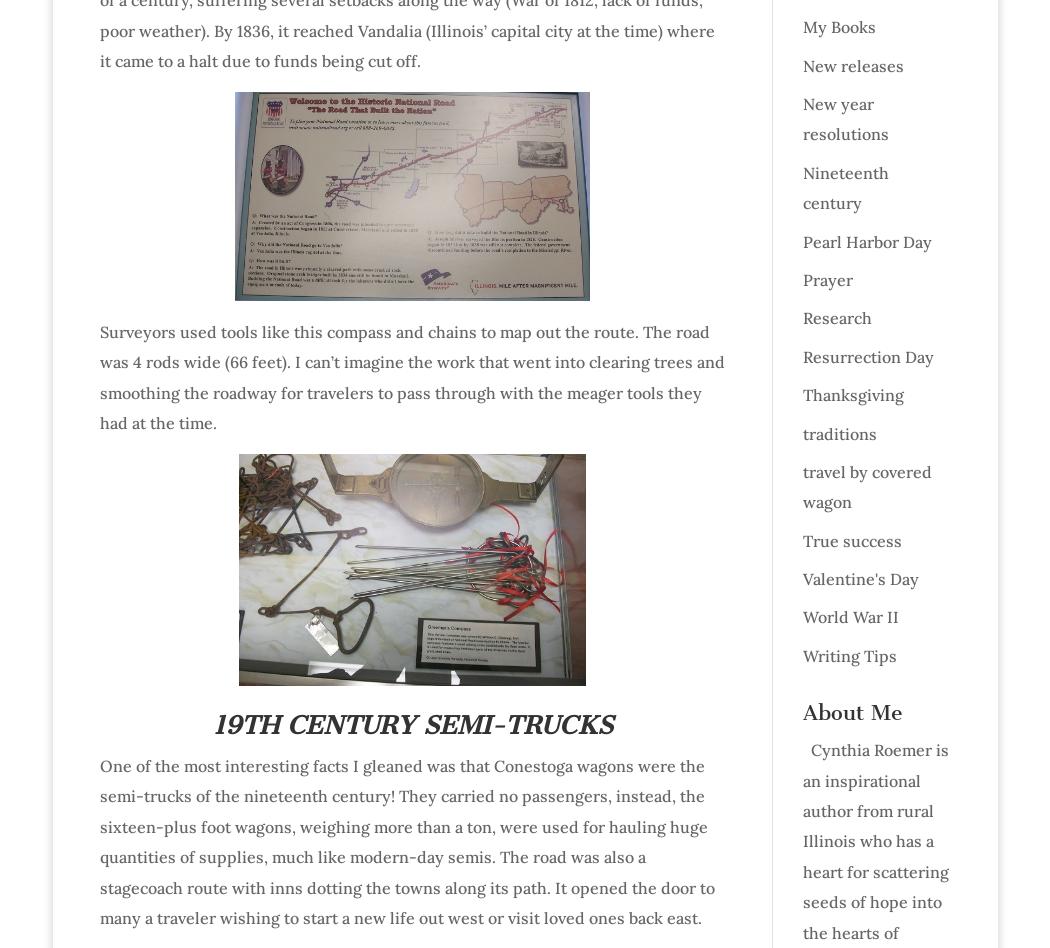  Describe the element at coordinates (849, 653) in the screenshot. I see `'Writing Tips'` at that location.